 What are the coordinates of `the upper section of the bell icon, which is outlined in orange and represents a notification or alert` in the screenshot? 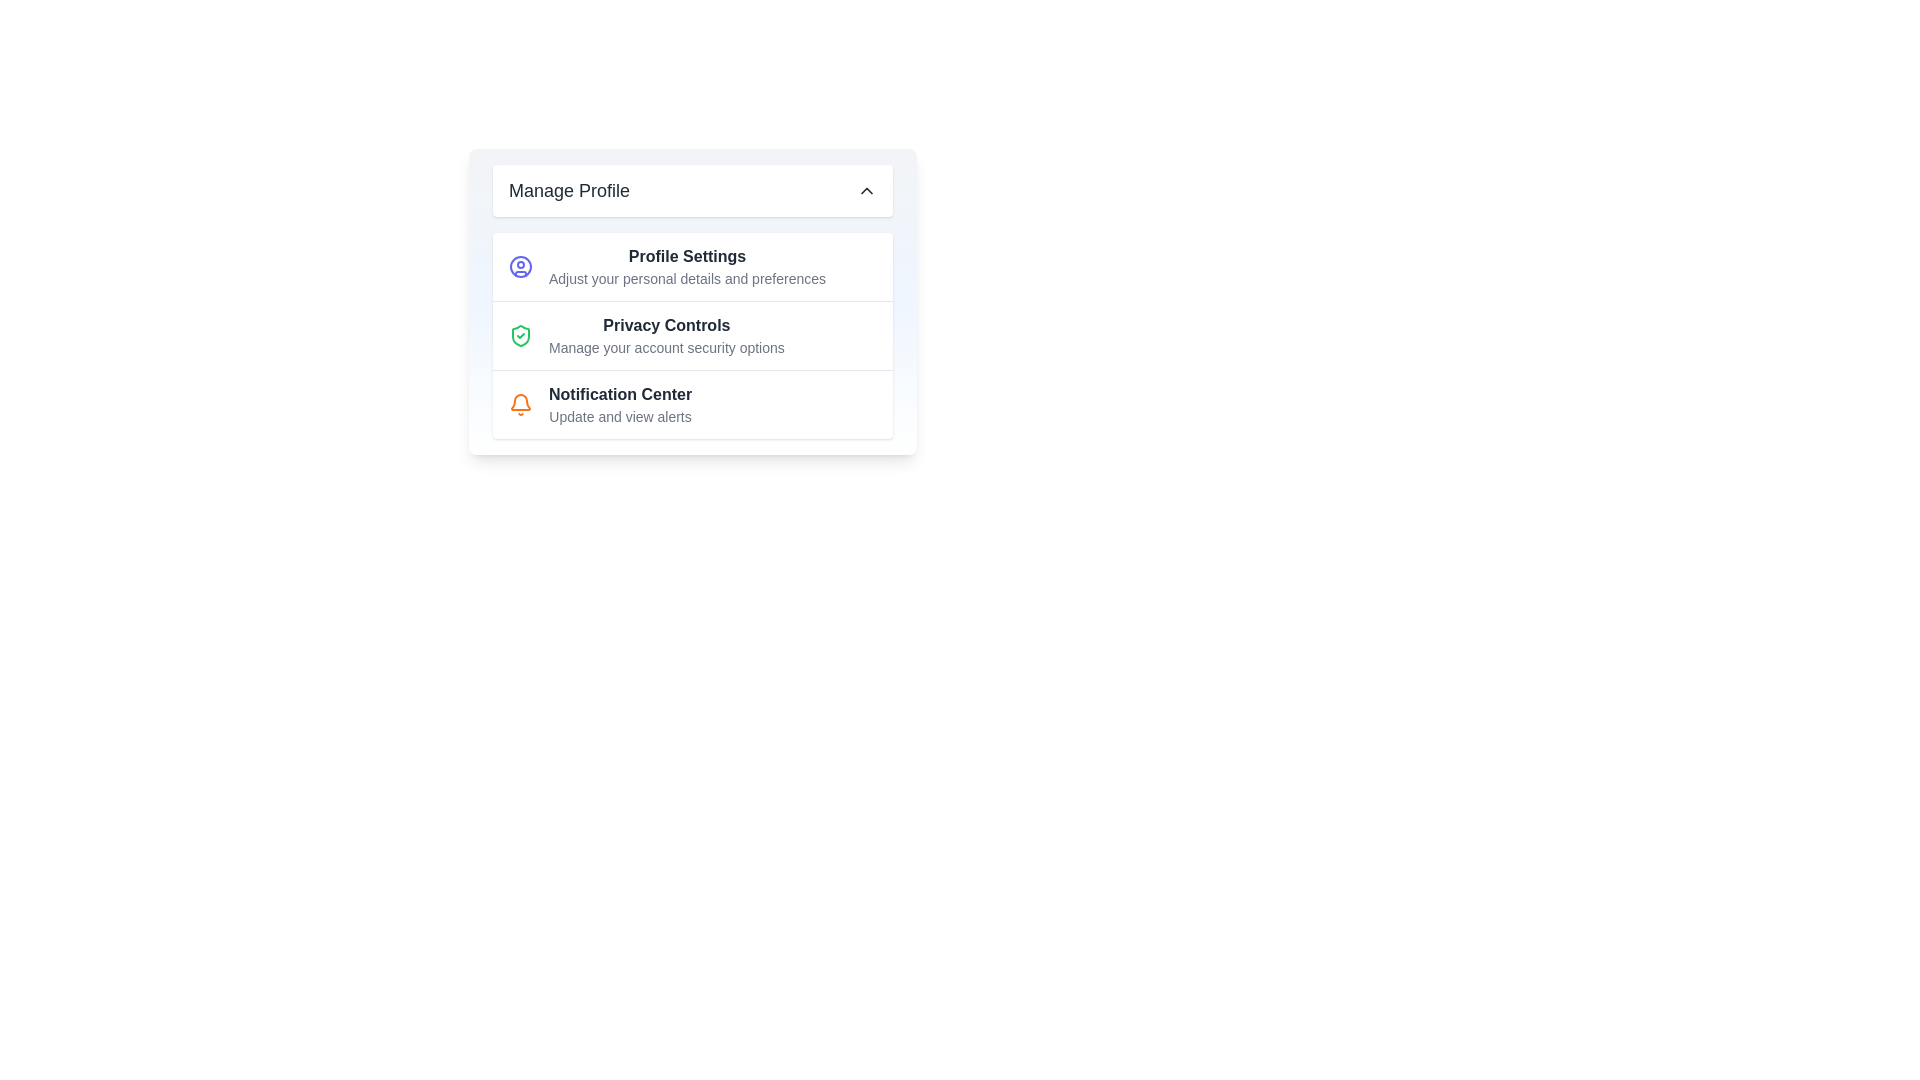 It's located at (521, 402).